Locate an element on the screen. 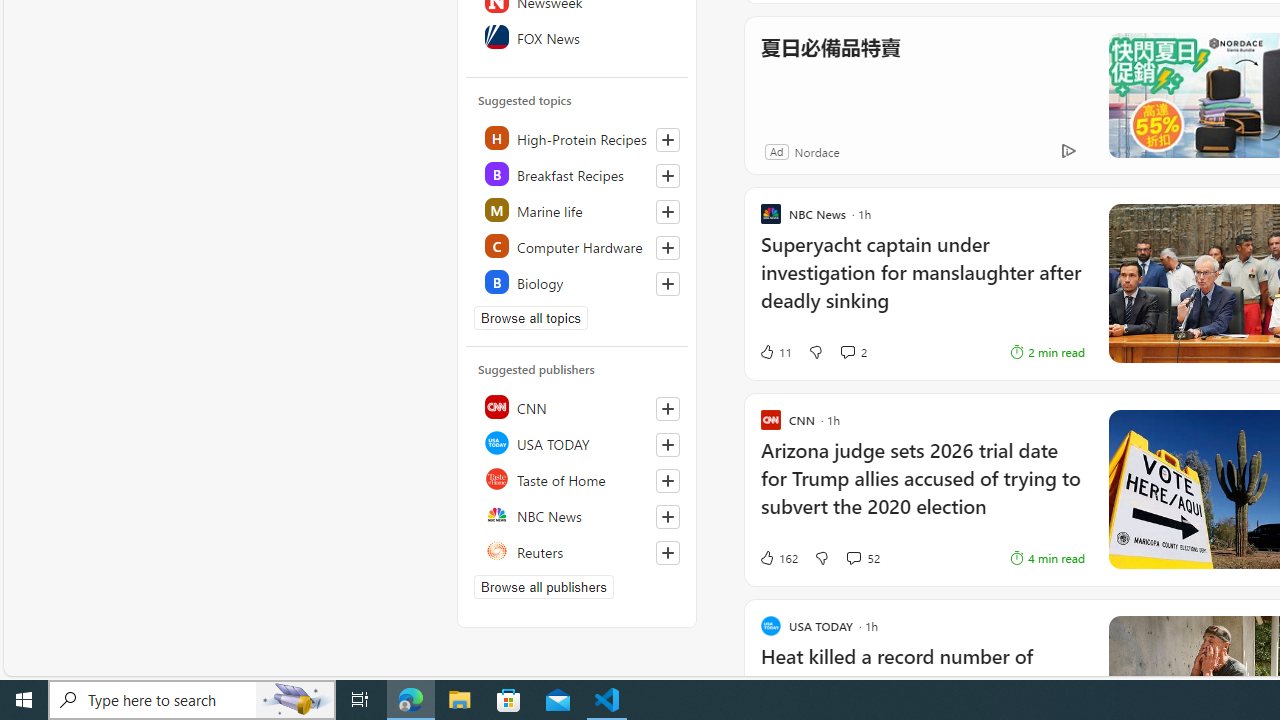  'Taste of Home' is located at coordinates (577, 479).